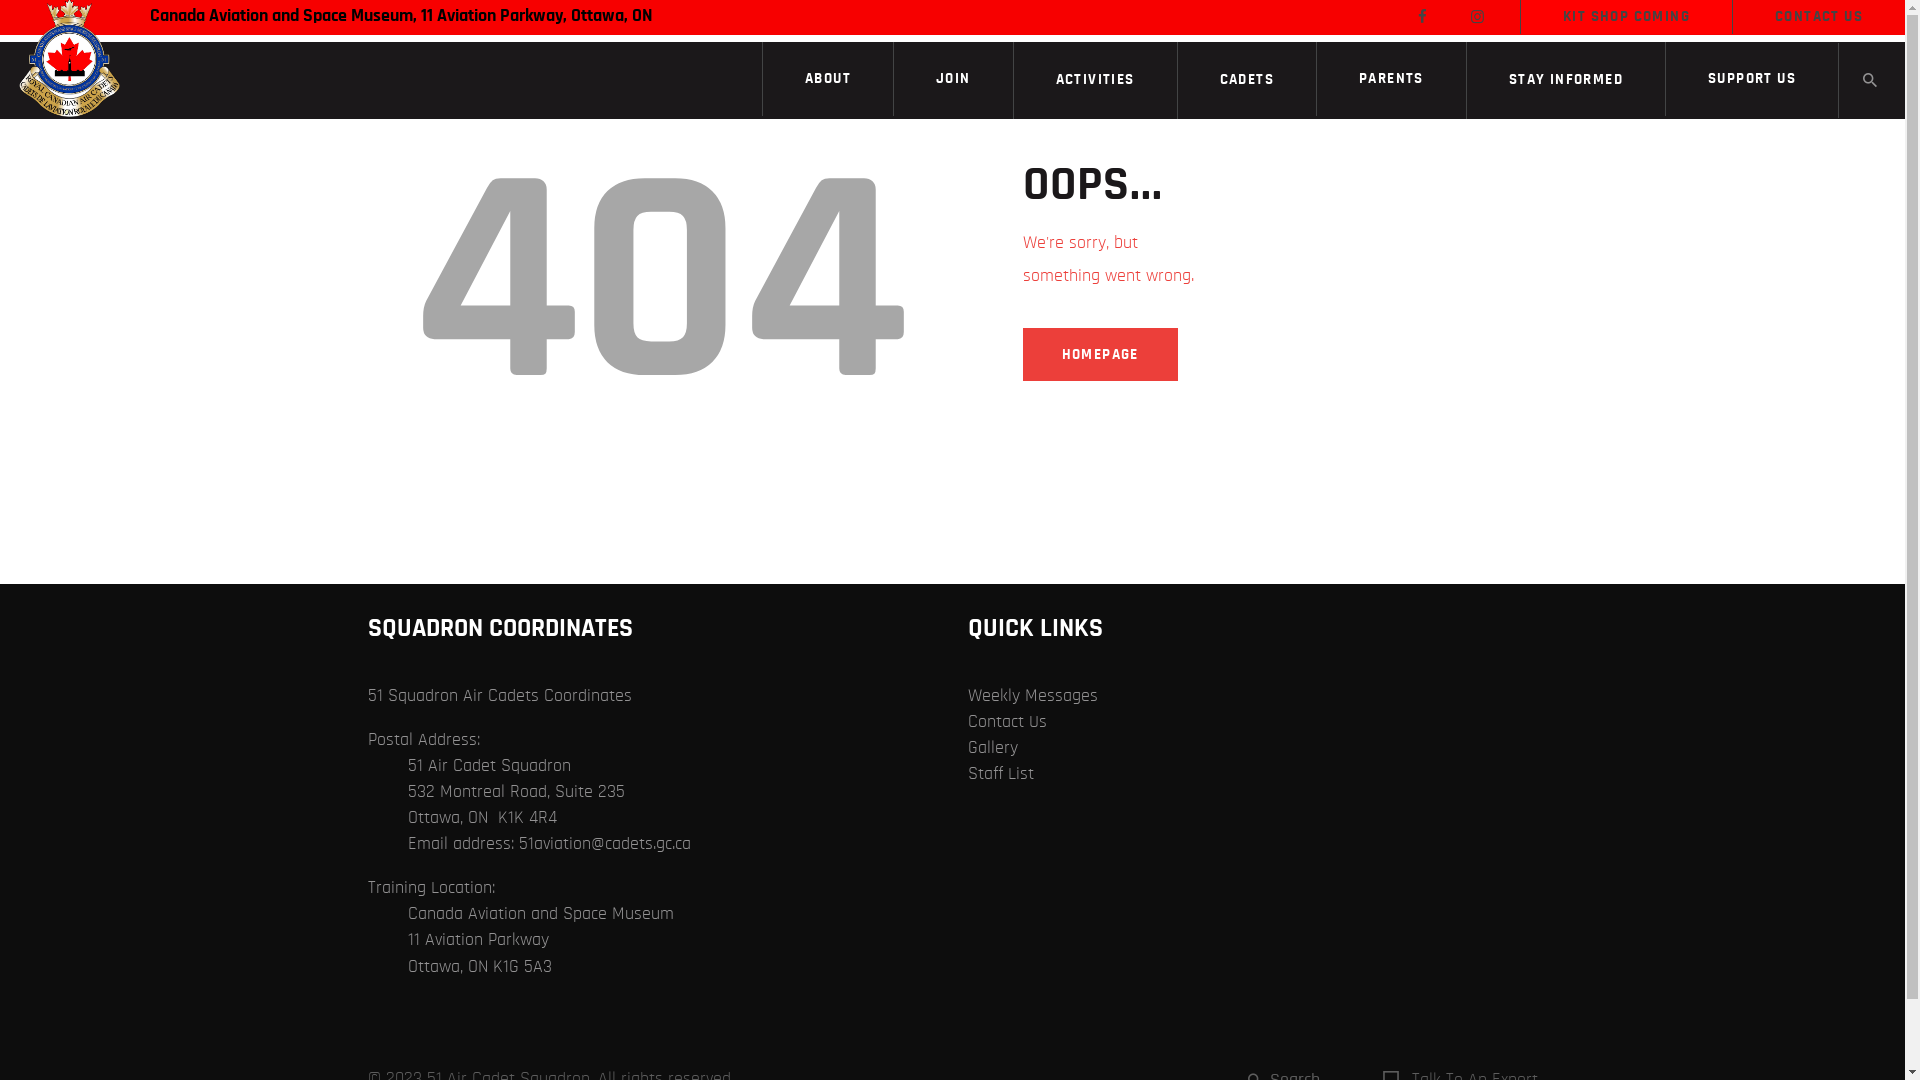 The width and height of the screenshot is (1920, 1080). I want to click on 'CADETS', so click(1246, 80).